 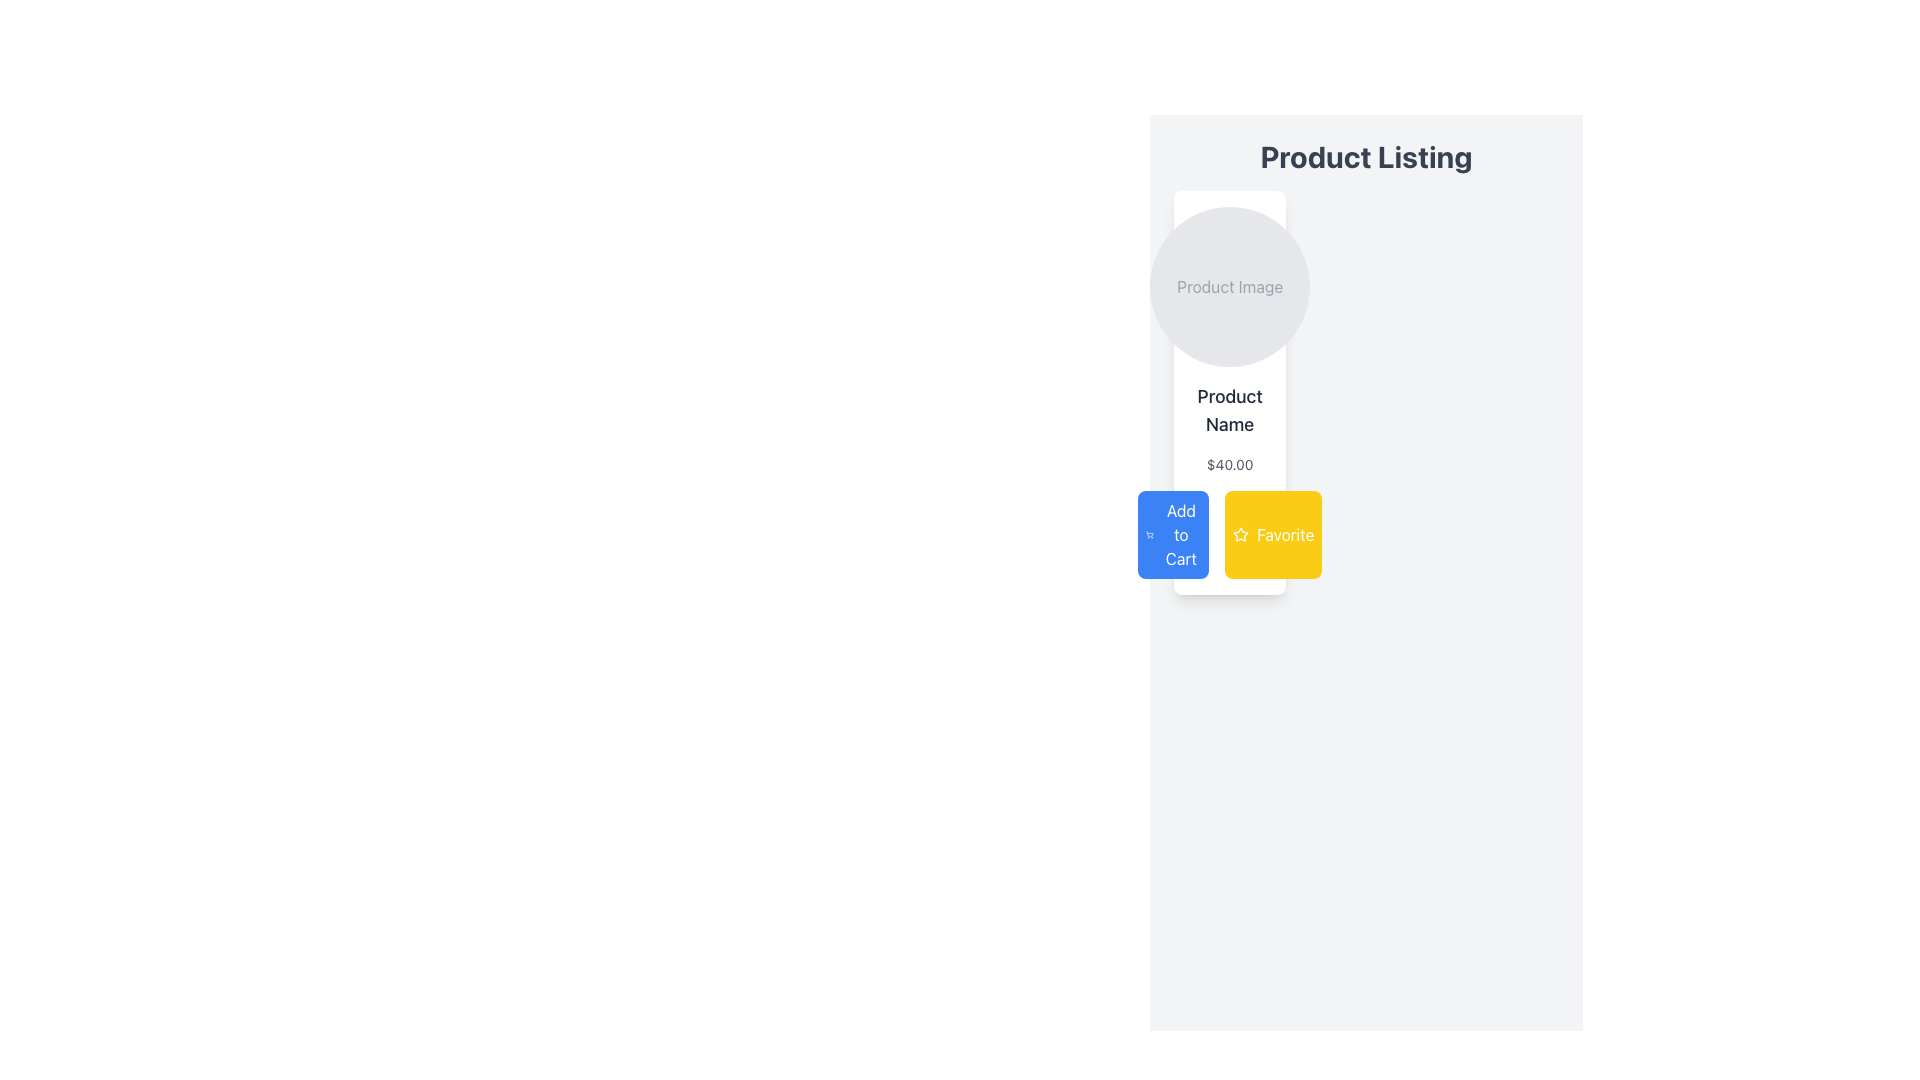 I want to click on the yellow rectangular button with white text and a star icon, located to the right of the 'Add to Cart' button, to favorite the product, so click(x=1228, y=534).